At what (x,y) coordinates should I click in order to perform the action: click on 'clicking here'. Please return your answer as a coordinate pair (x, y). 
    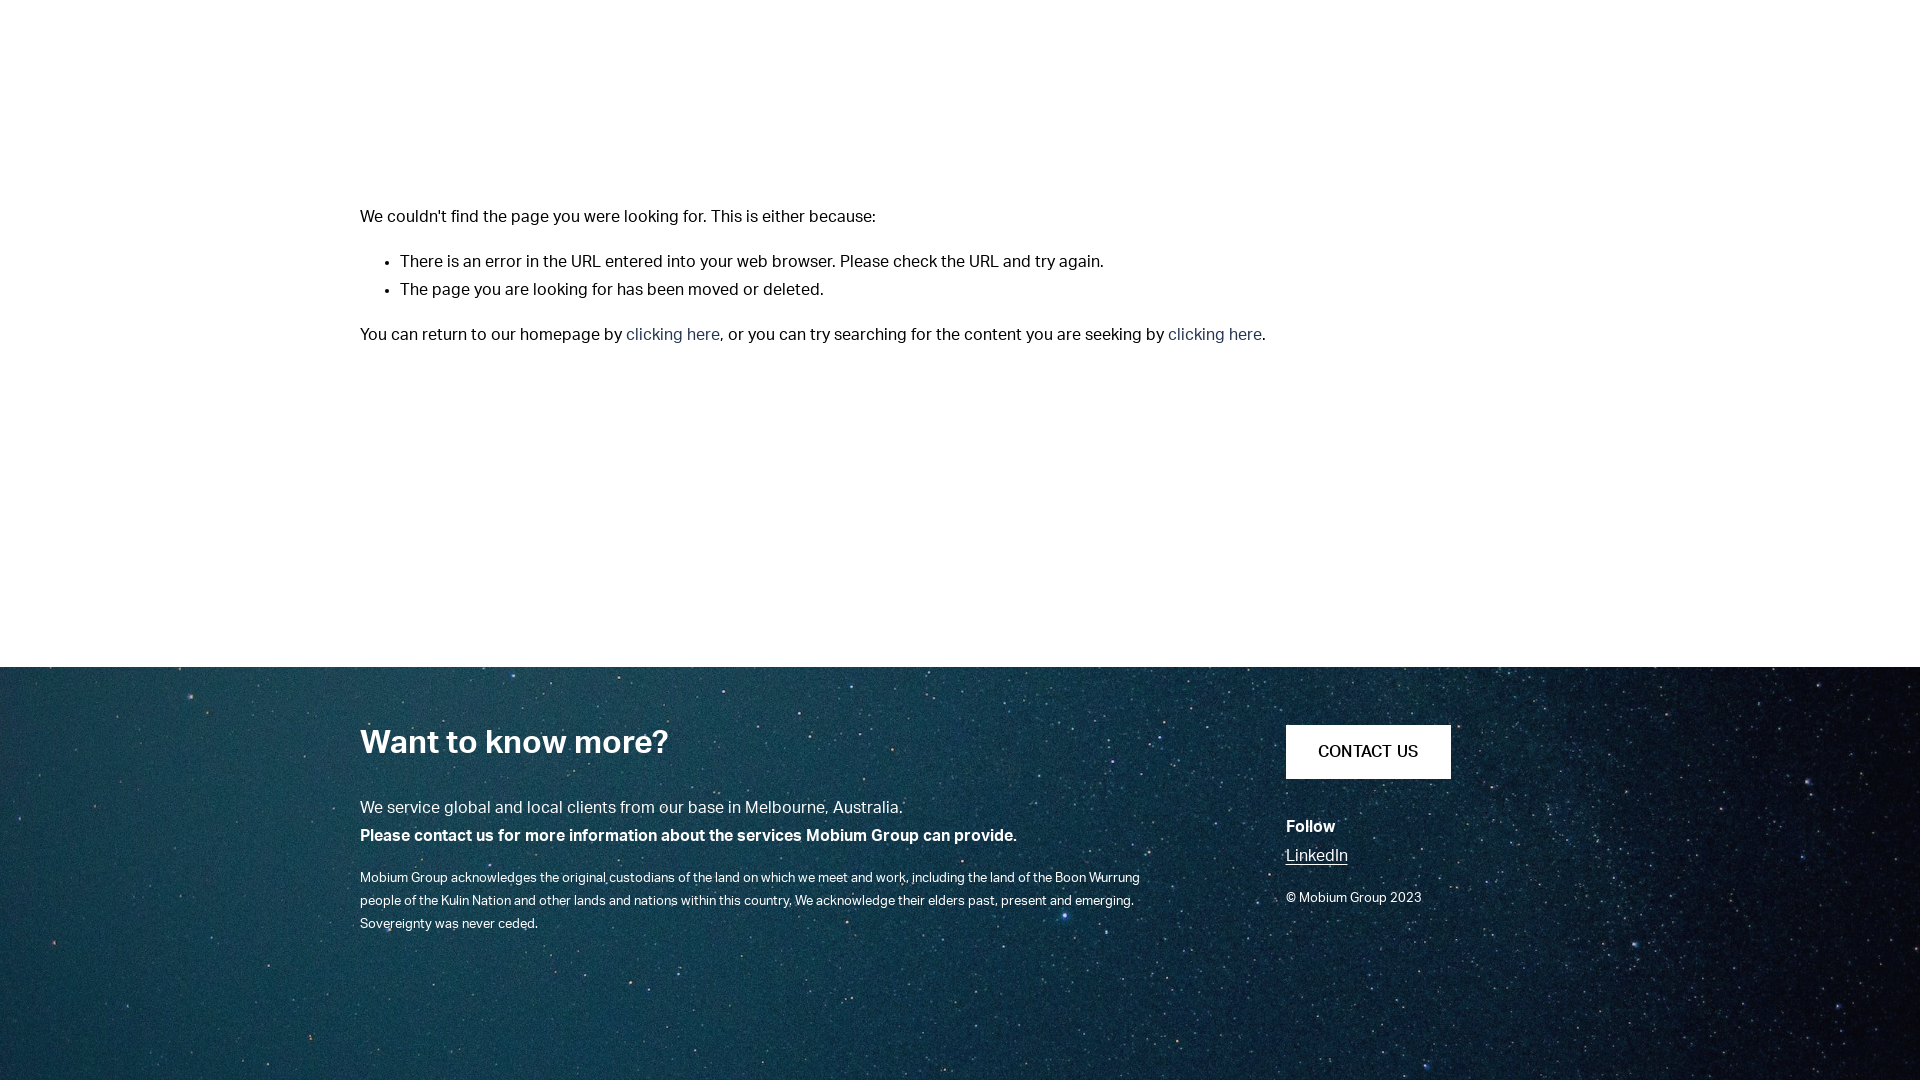
    Looking at the image, I should click on (672, 334).